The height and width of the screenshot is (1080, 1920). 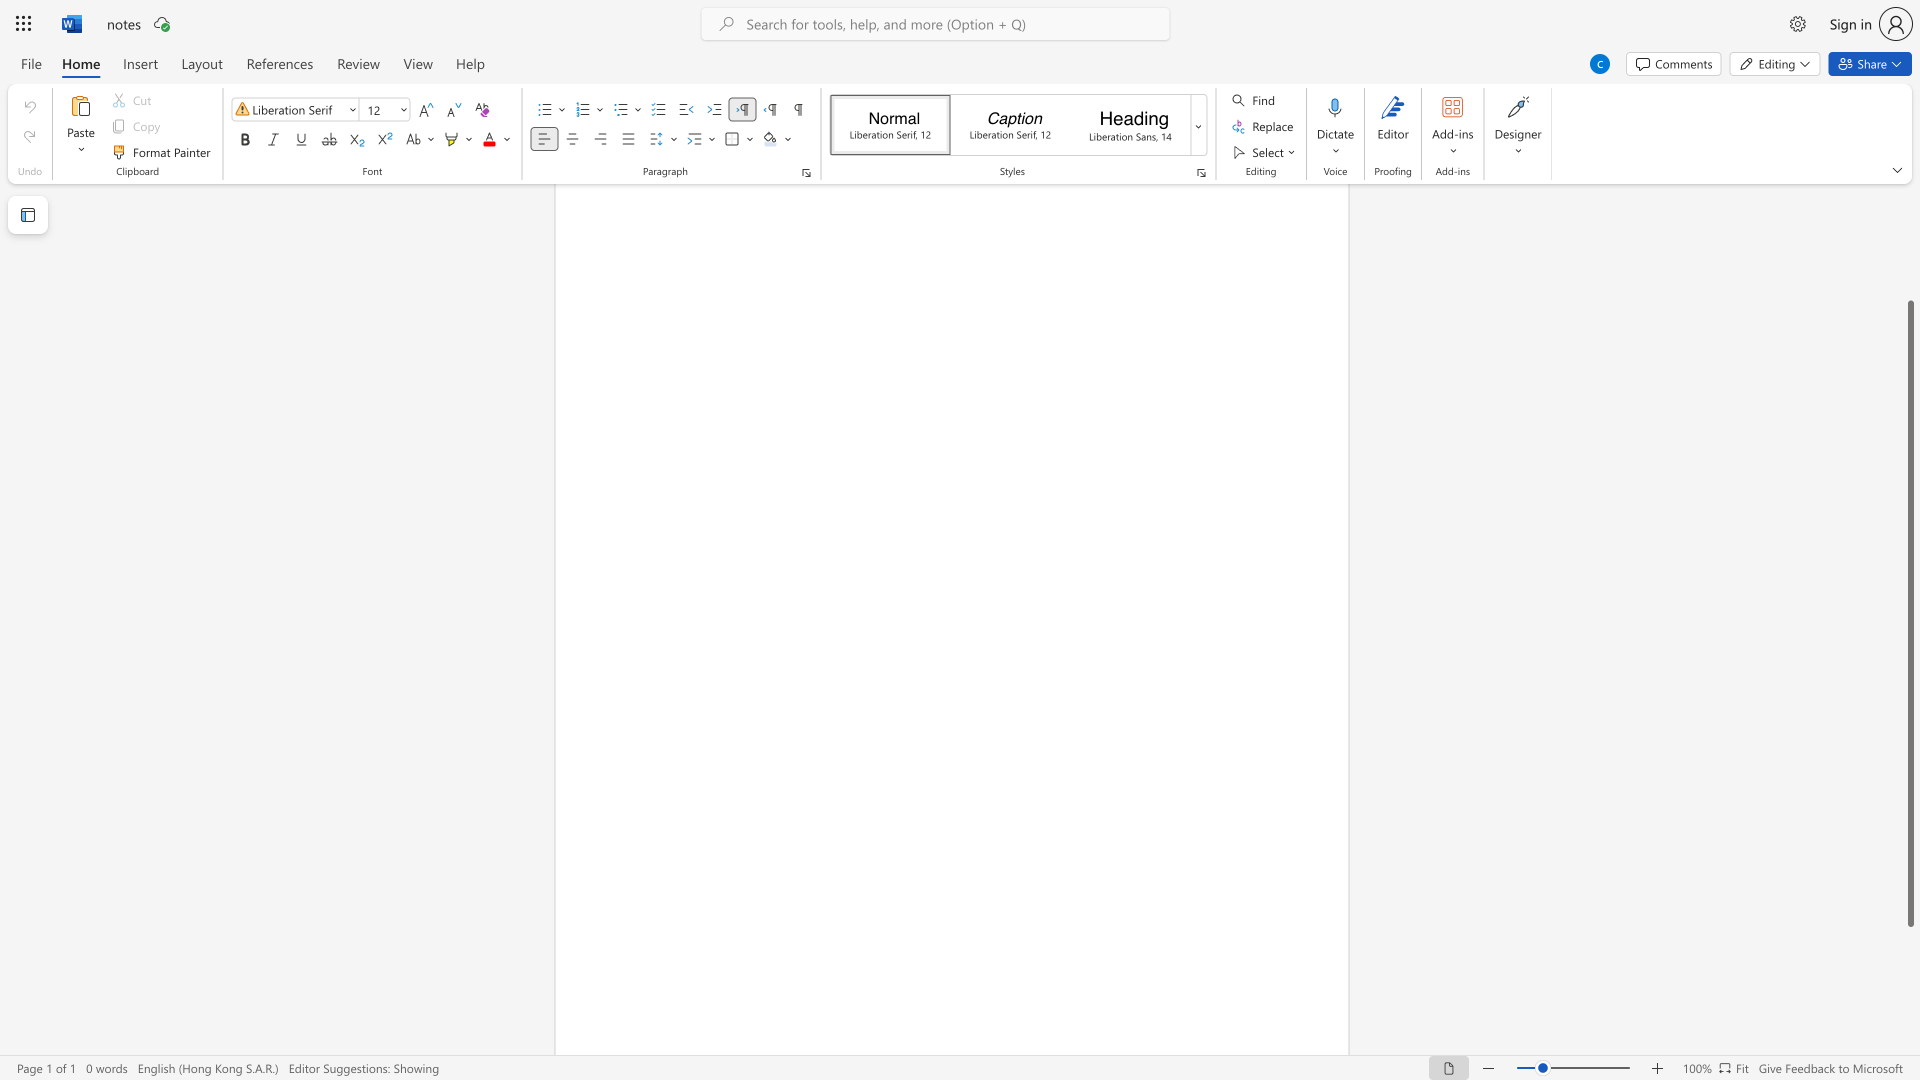 What do you see at coordinates (1909, 612) in the screenshot?
I see `the scrollbar and move down 130 pixels` at bounding box center [1909, 612].